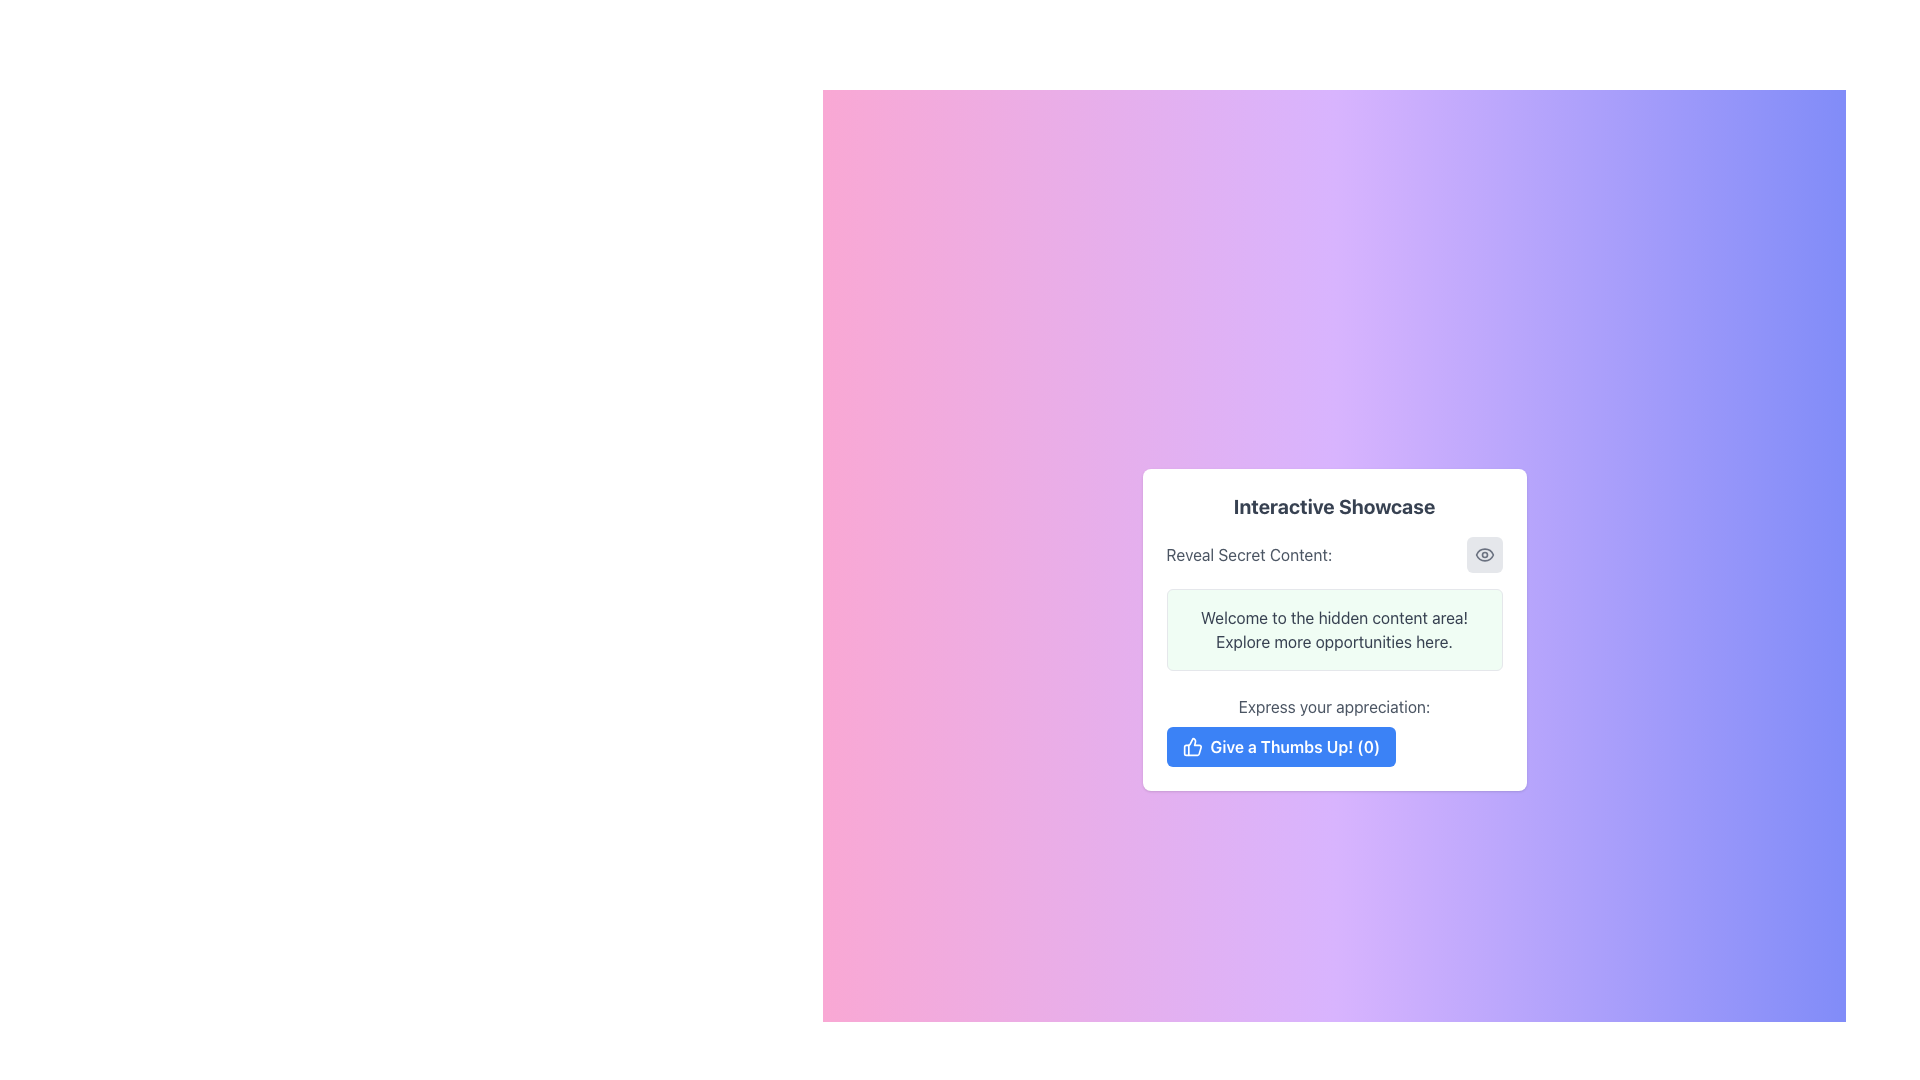 Image resolution: width=1920 pixels, height=1080 pixels. What do you see at coordinates (1484, 555) in the screenshot?
I see `the rounded rectangular button with a gray background and an eye icon, located to the right of the text 'Reveal Secret Content:'` at bounding box center [1484, 555].